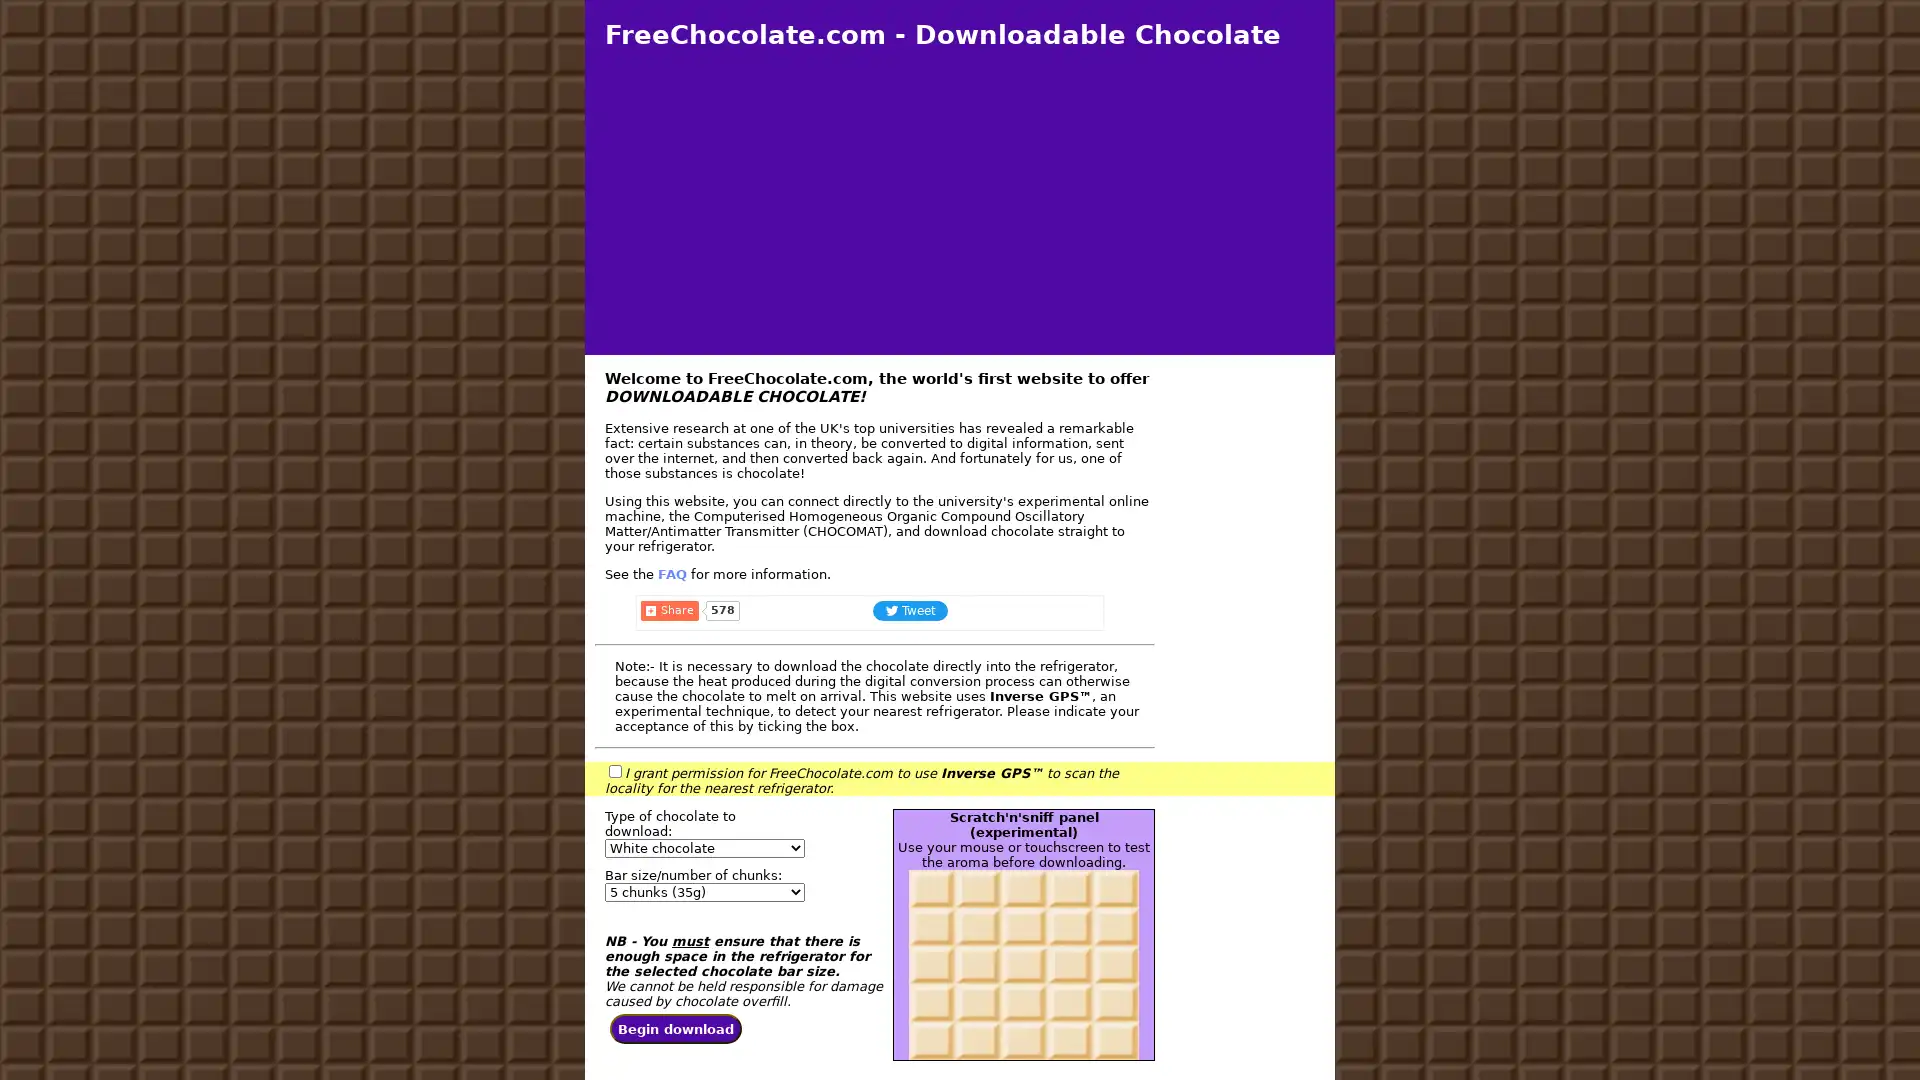  I want to click on Begin download, so click(676, 1032).